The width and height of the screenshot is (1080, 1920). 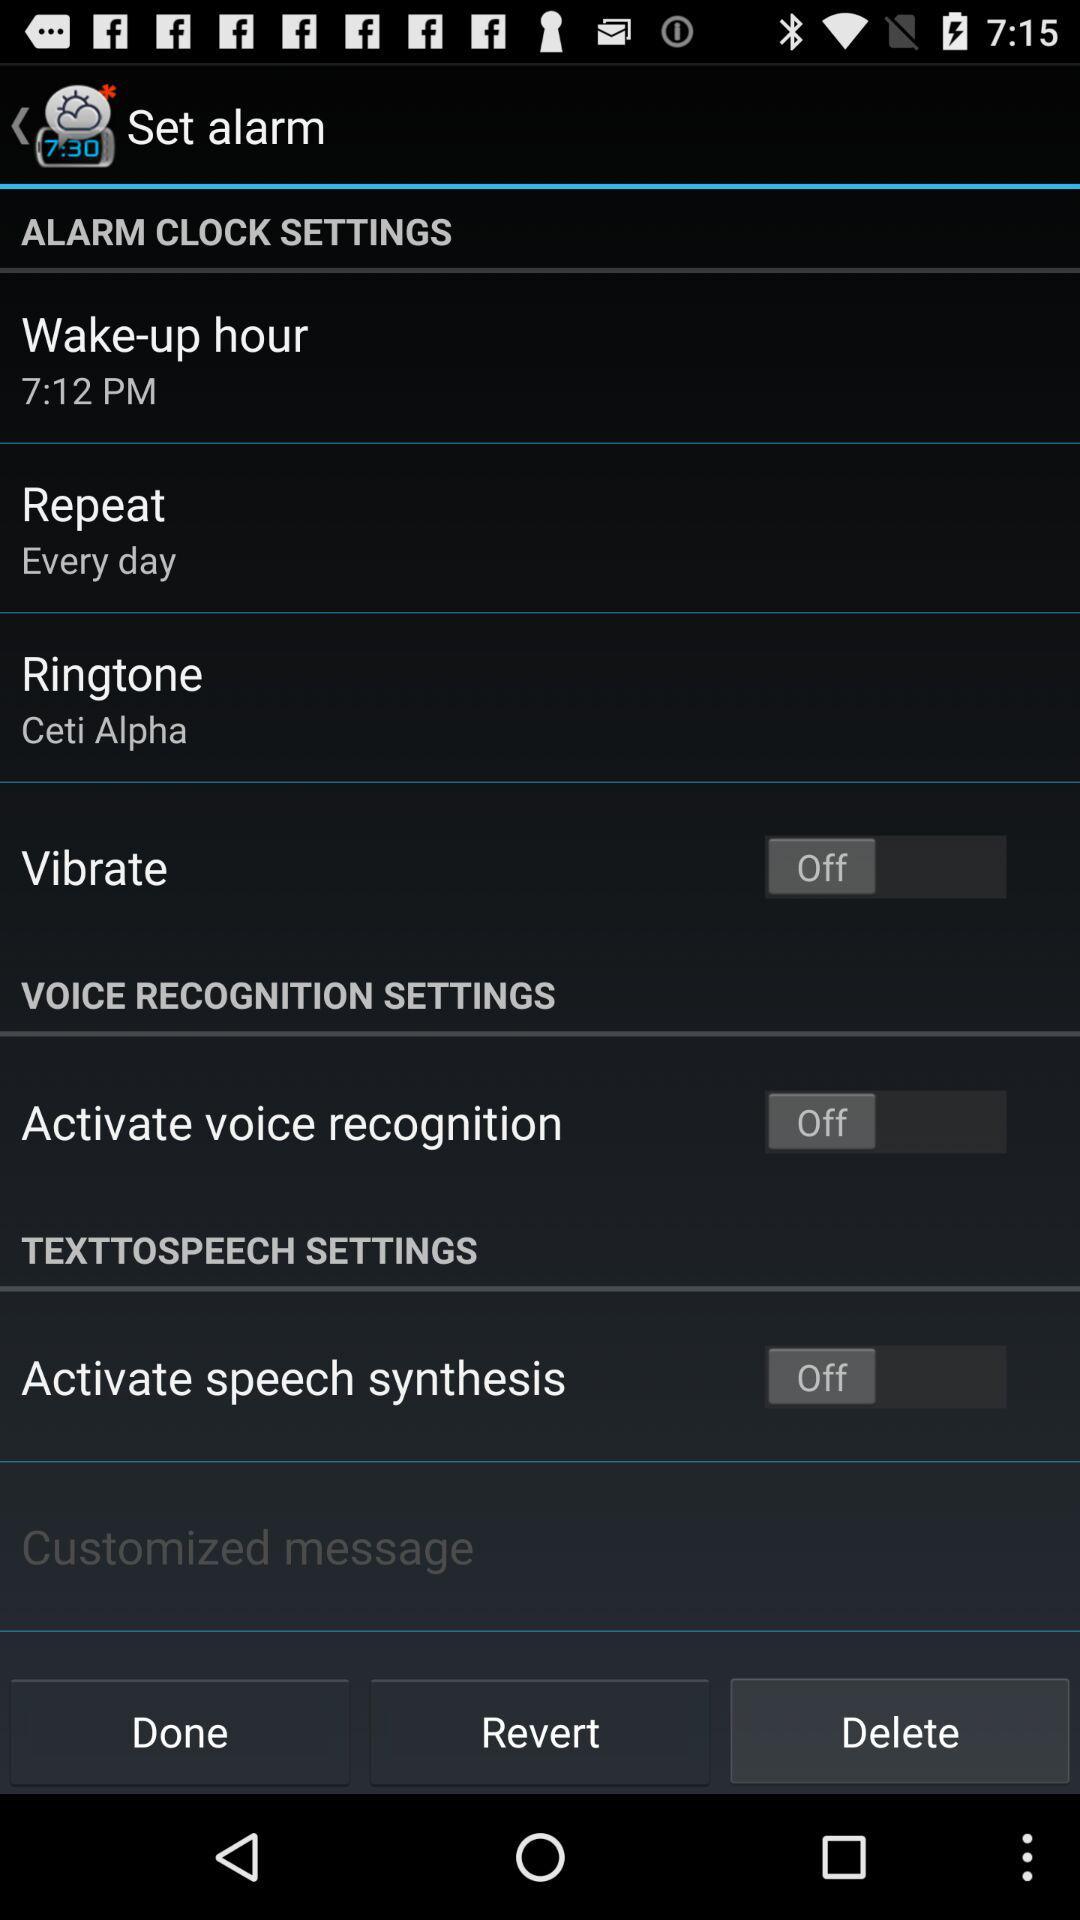 I want to click on the ceti alpha app, so click(x=104, y=728).